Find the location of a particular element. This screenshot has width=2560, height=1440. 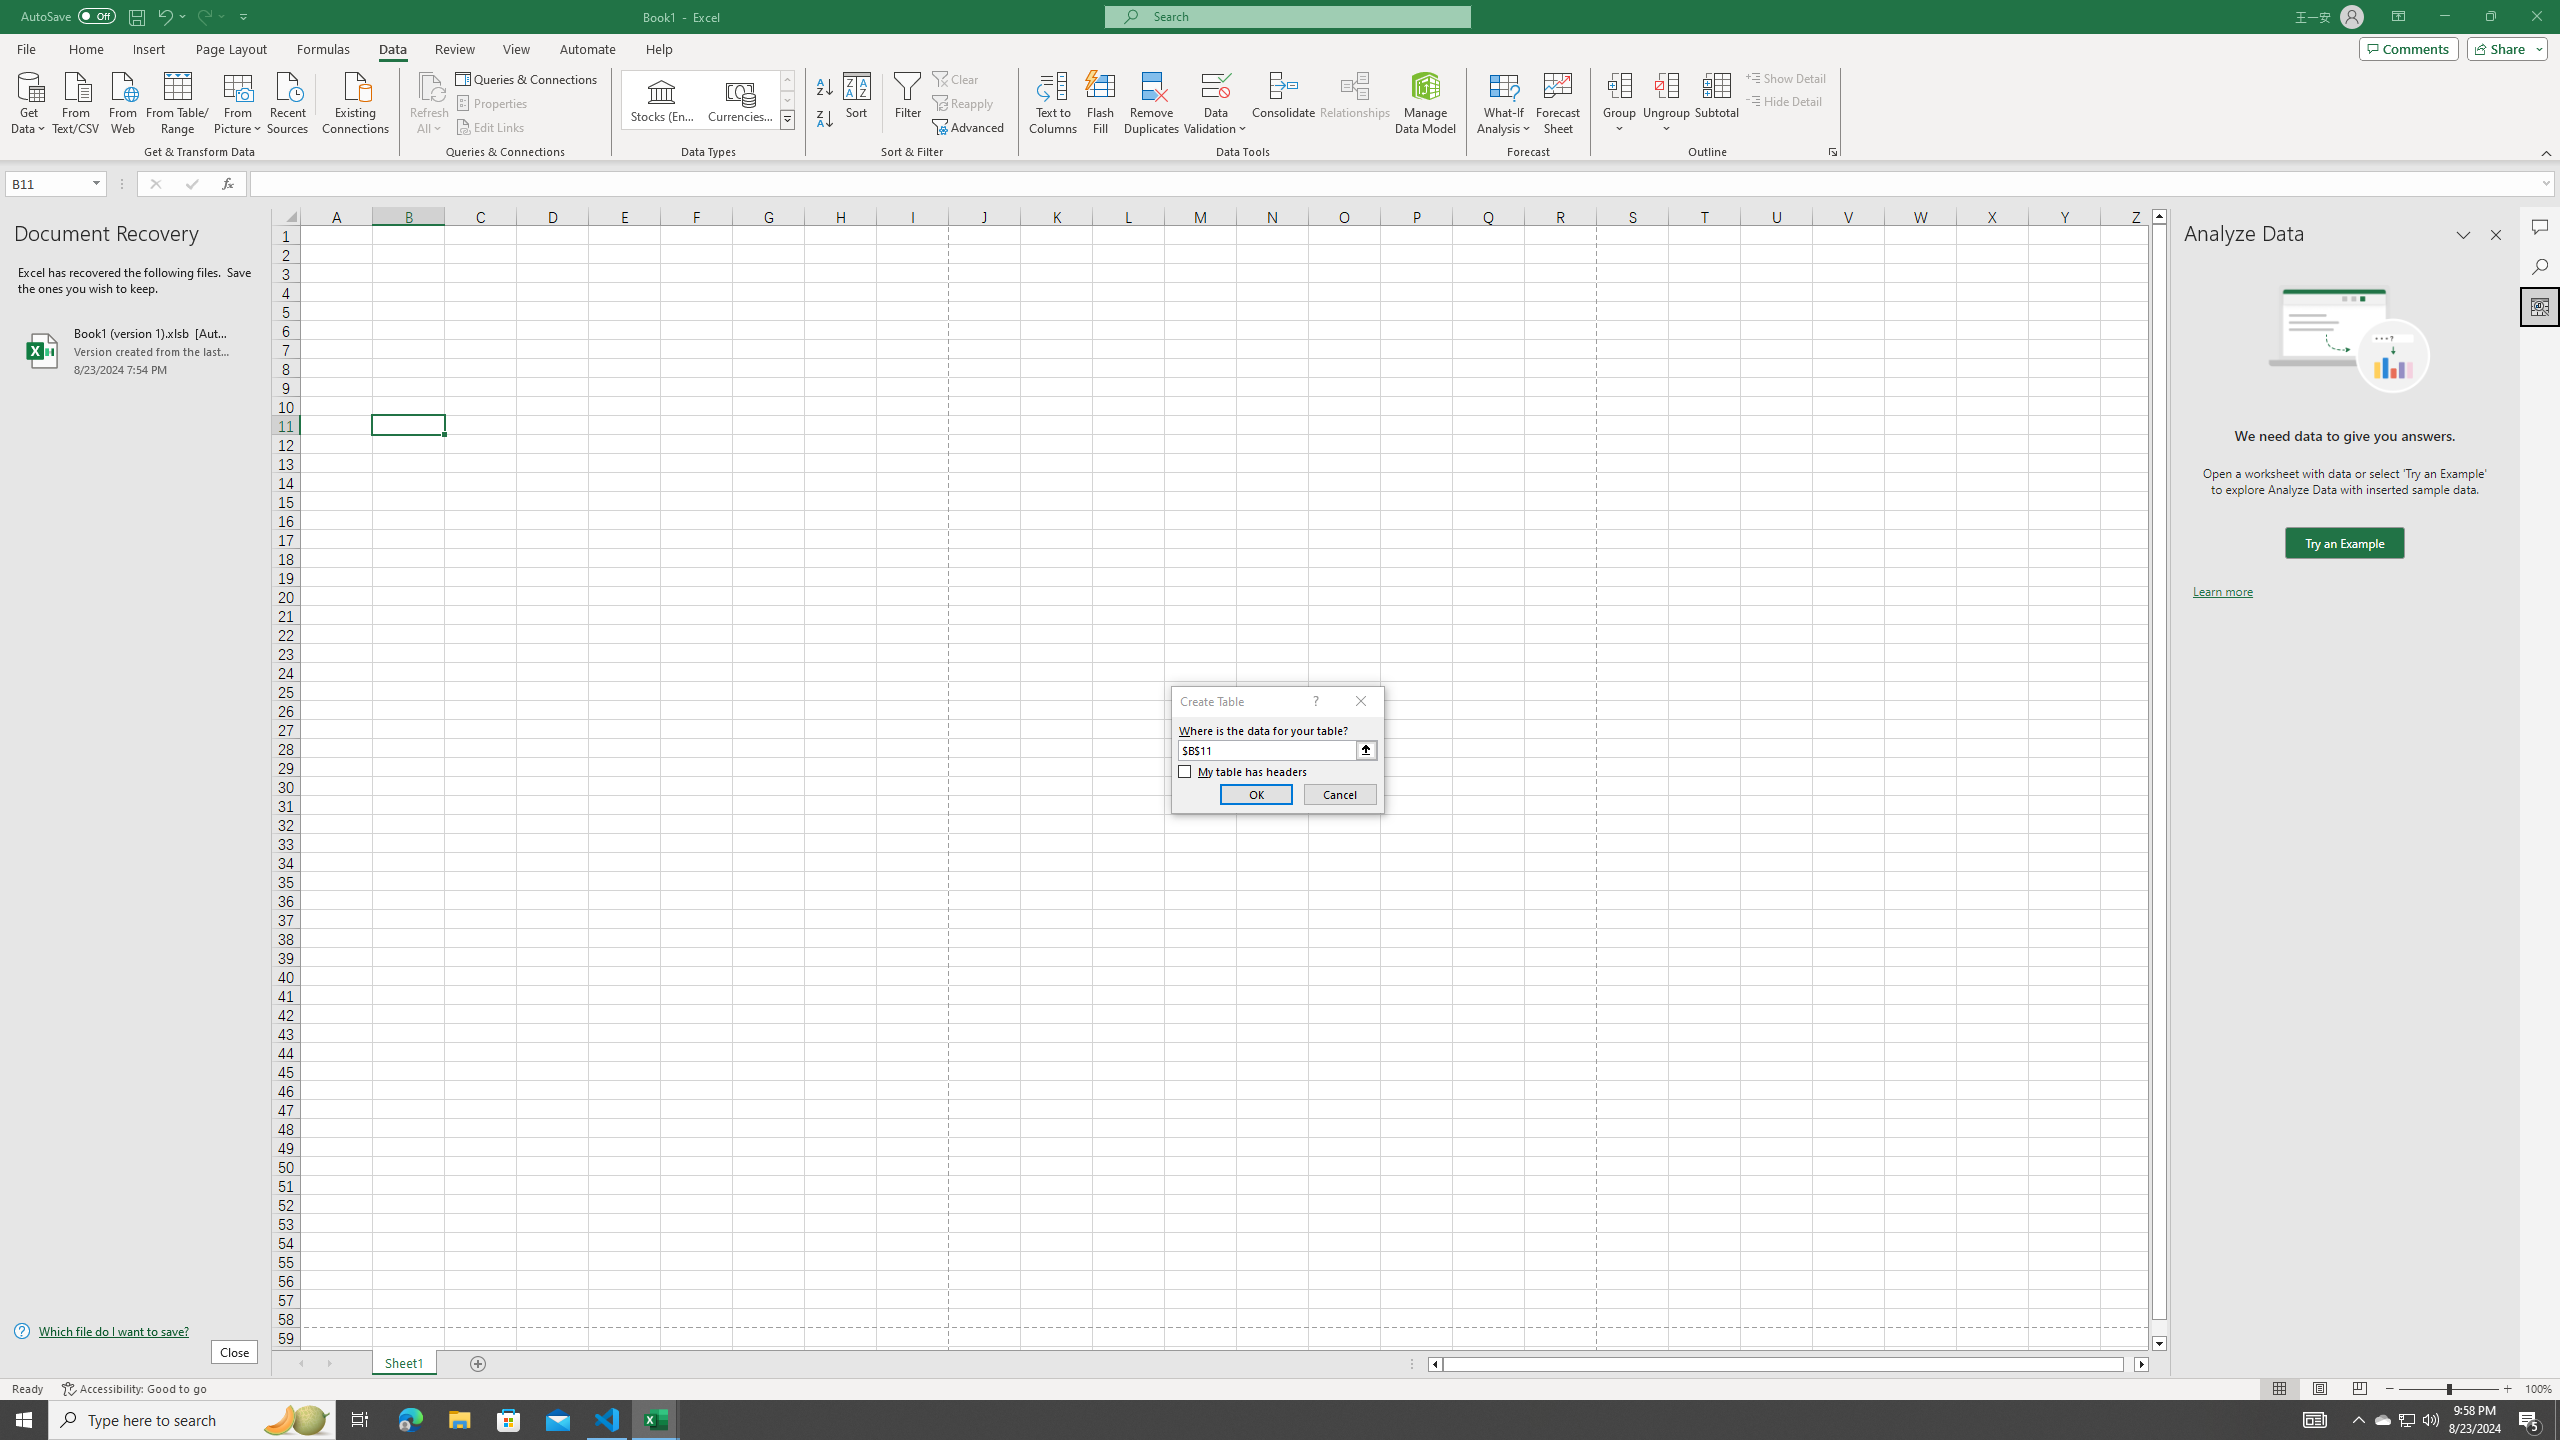

'We need data to give you answers. Try an Example' is located at coordinates (2343, 543).